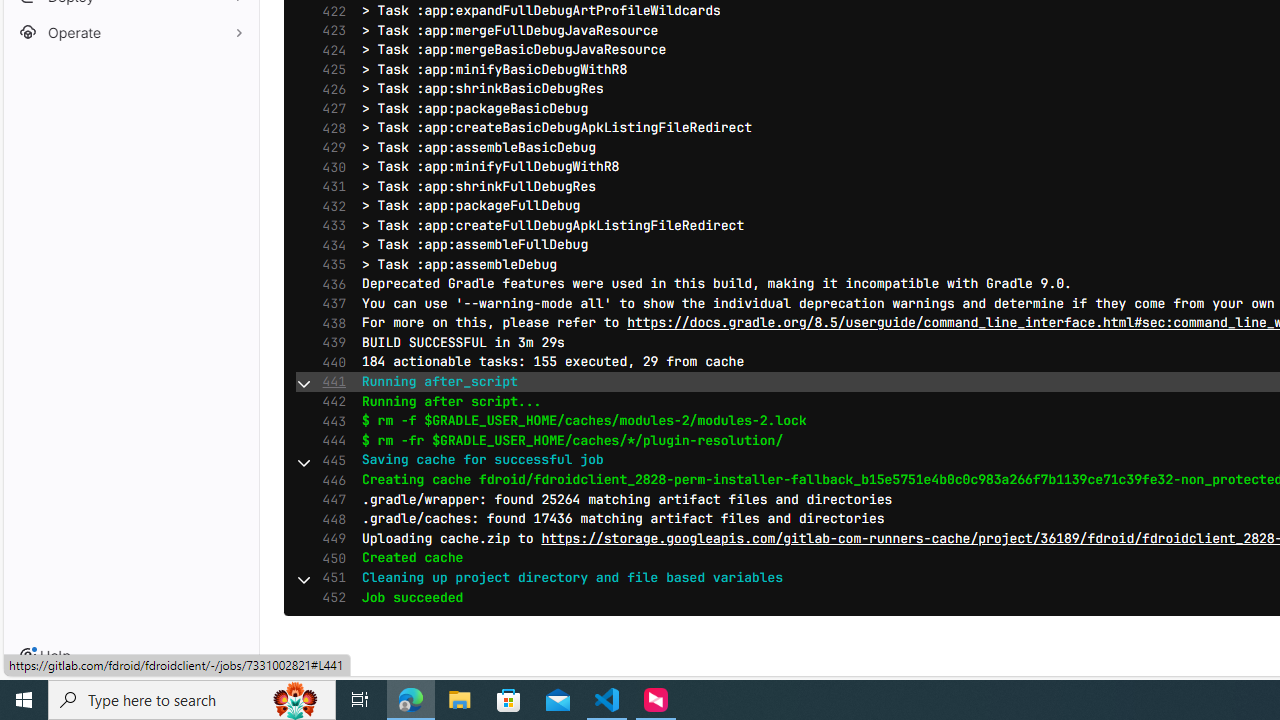  I want to click on '424', so click(329, 49).